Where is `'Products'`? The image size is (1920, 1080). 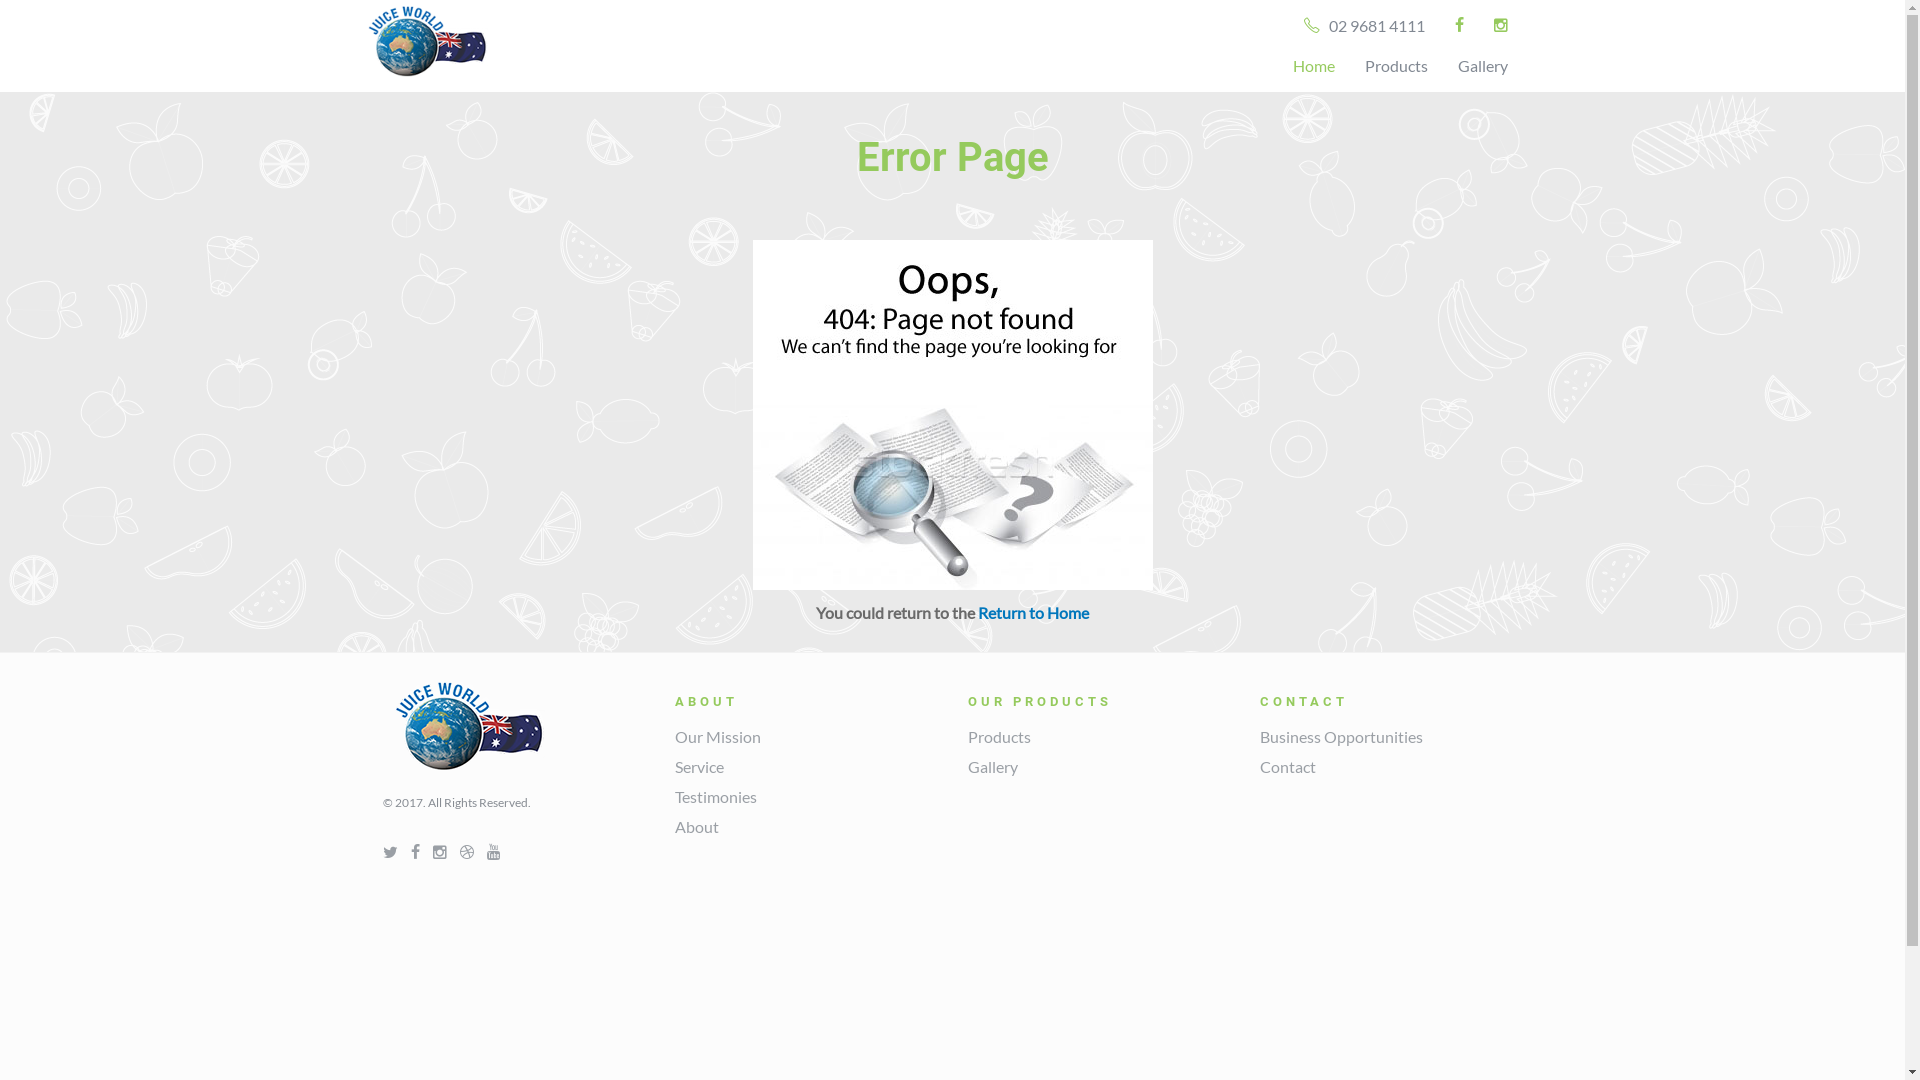 'Products' is located at coordinates (999, 736).